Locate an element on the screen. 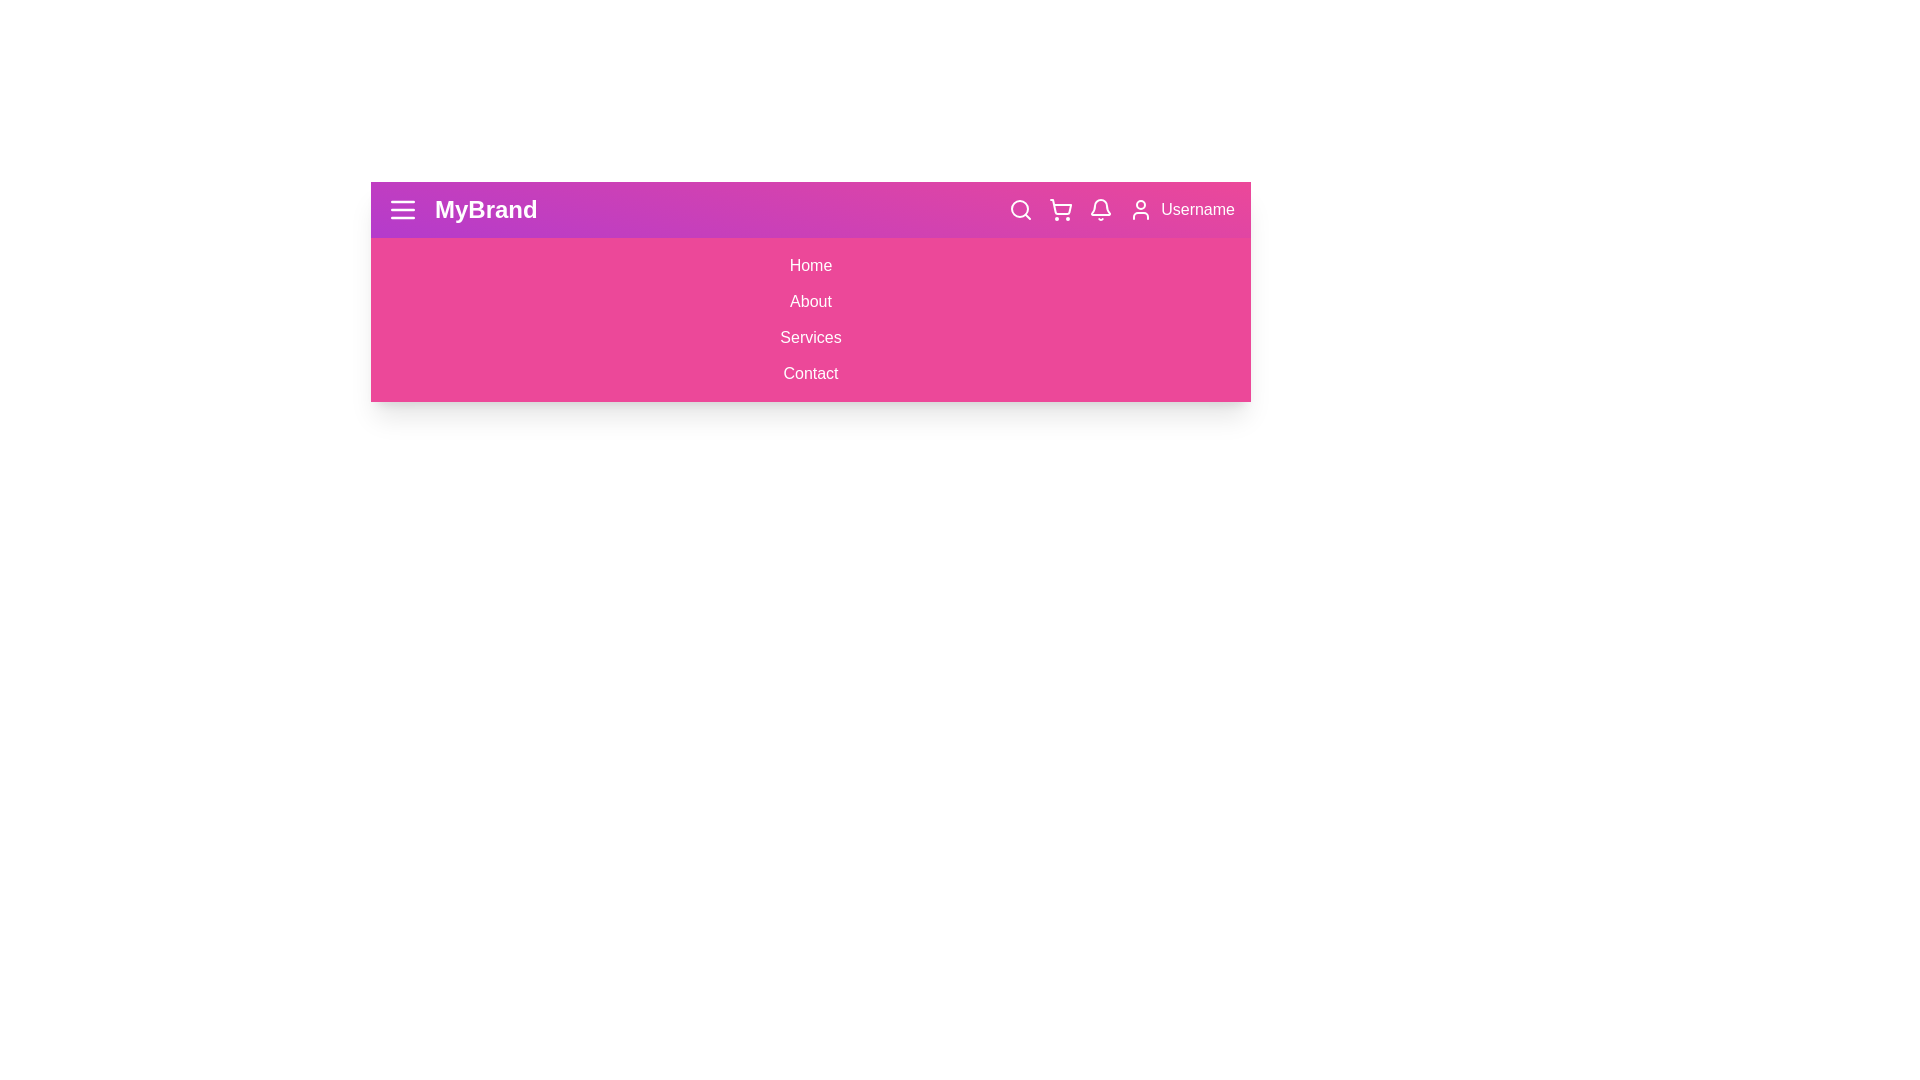 This screenshot has width=1920, height=1080. the search icon to initiate a search is located at coordinates (1021, 209).